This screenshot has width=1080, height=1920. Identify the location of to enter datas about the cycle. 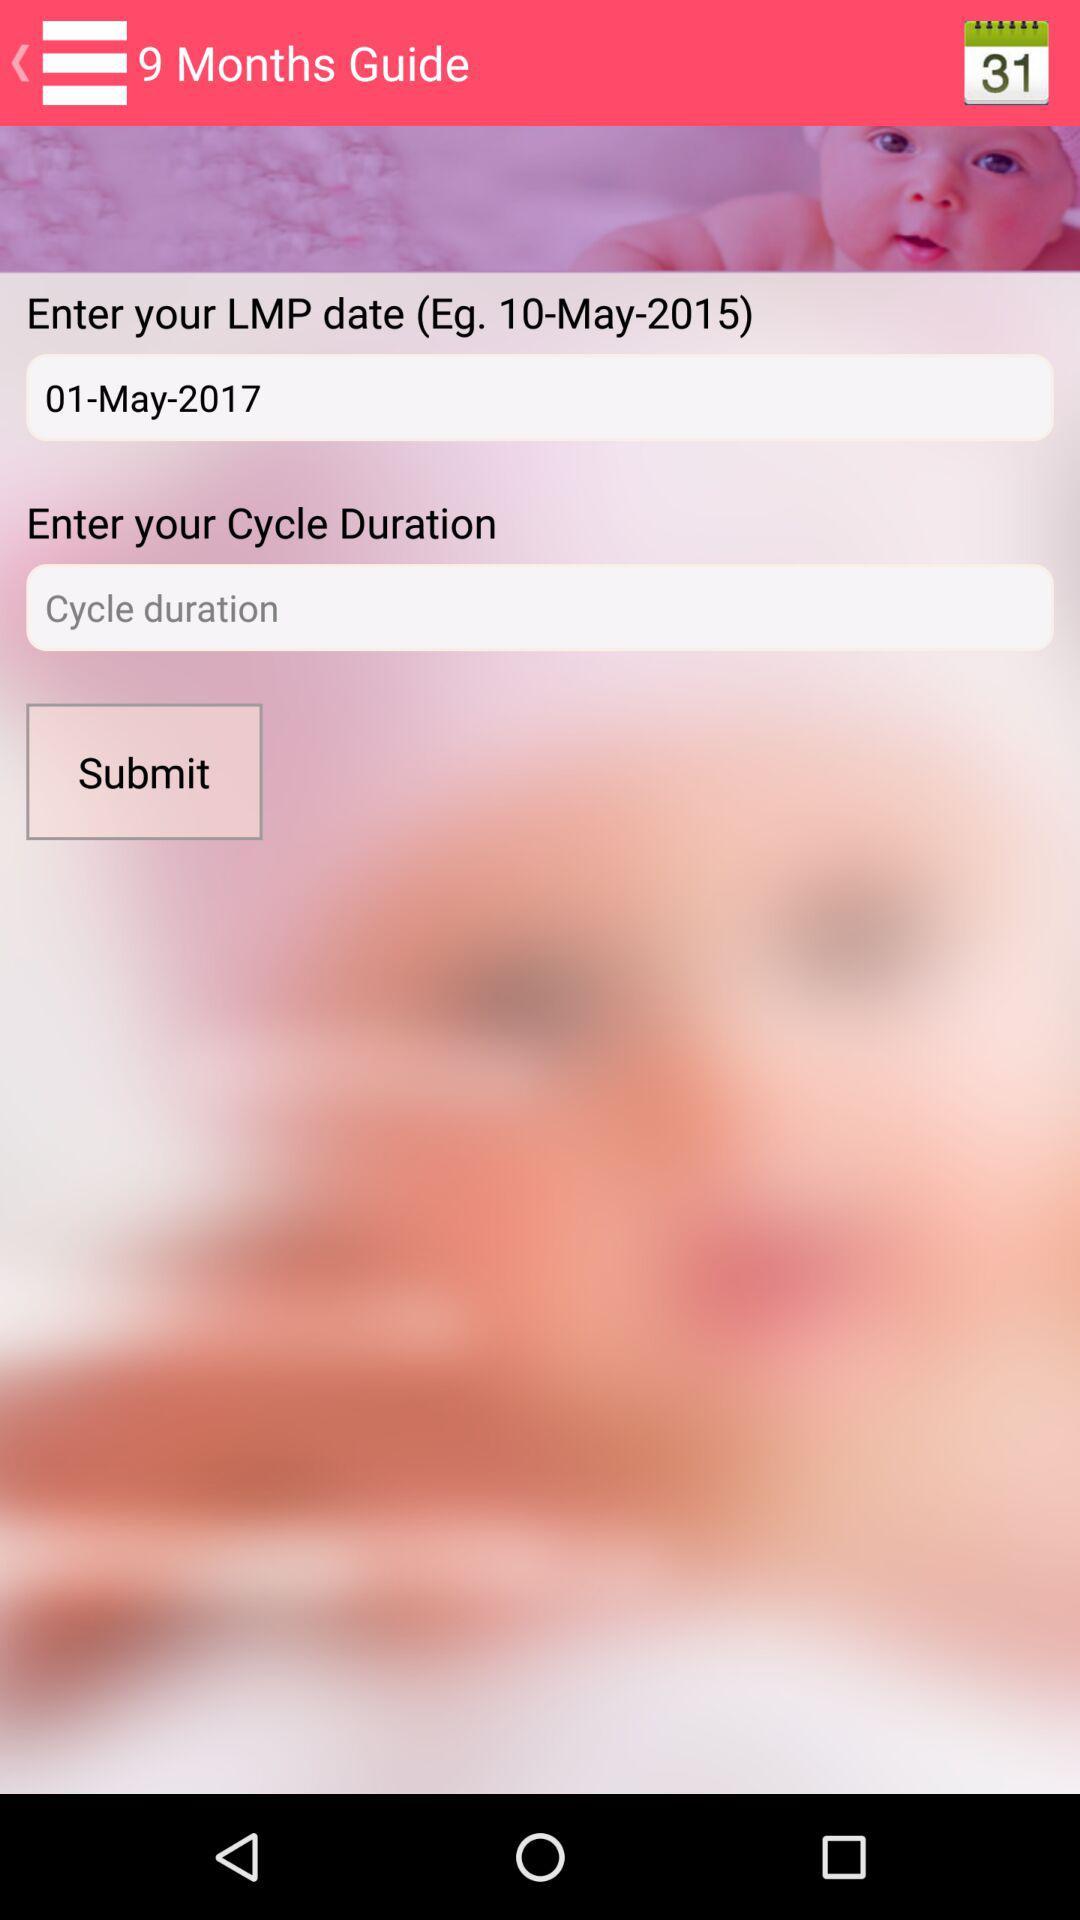
(540, 606).